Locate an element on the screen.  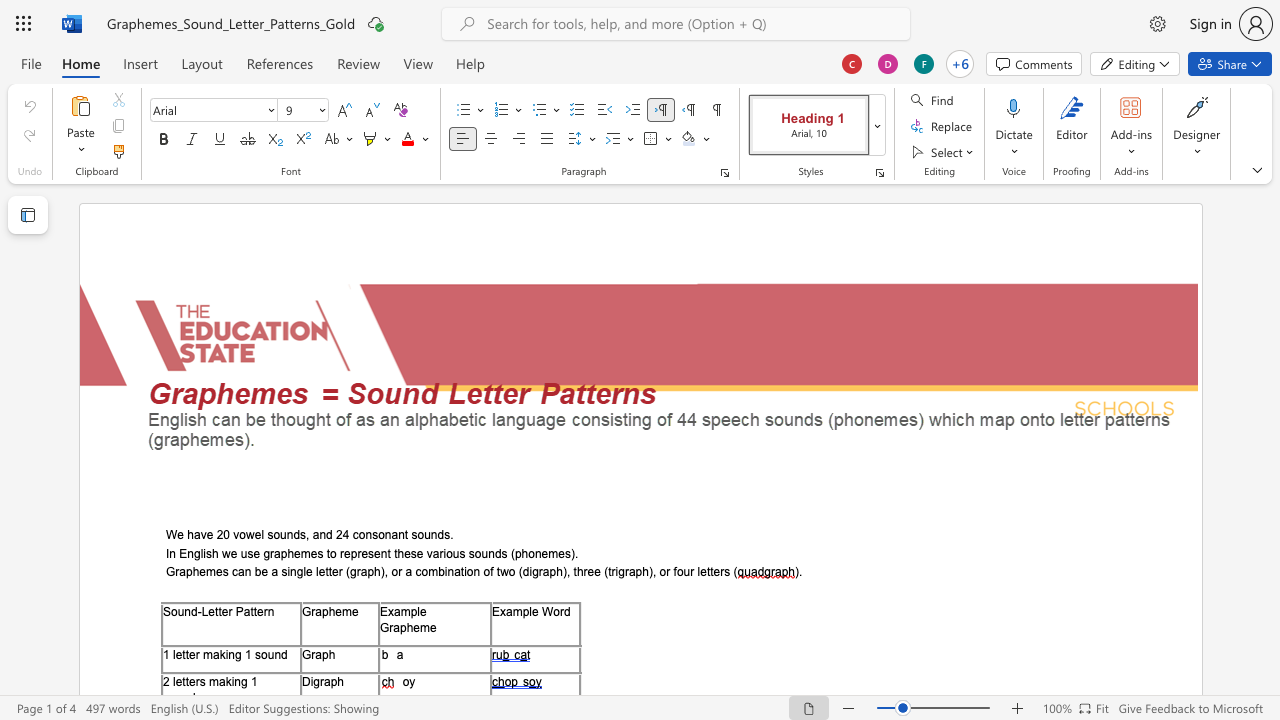
the space between the continuous character "s" and "," in the text is located at coordinates (304, 534).